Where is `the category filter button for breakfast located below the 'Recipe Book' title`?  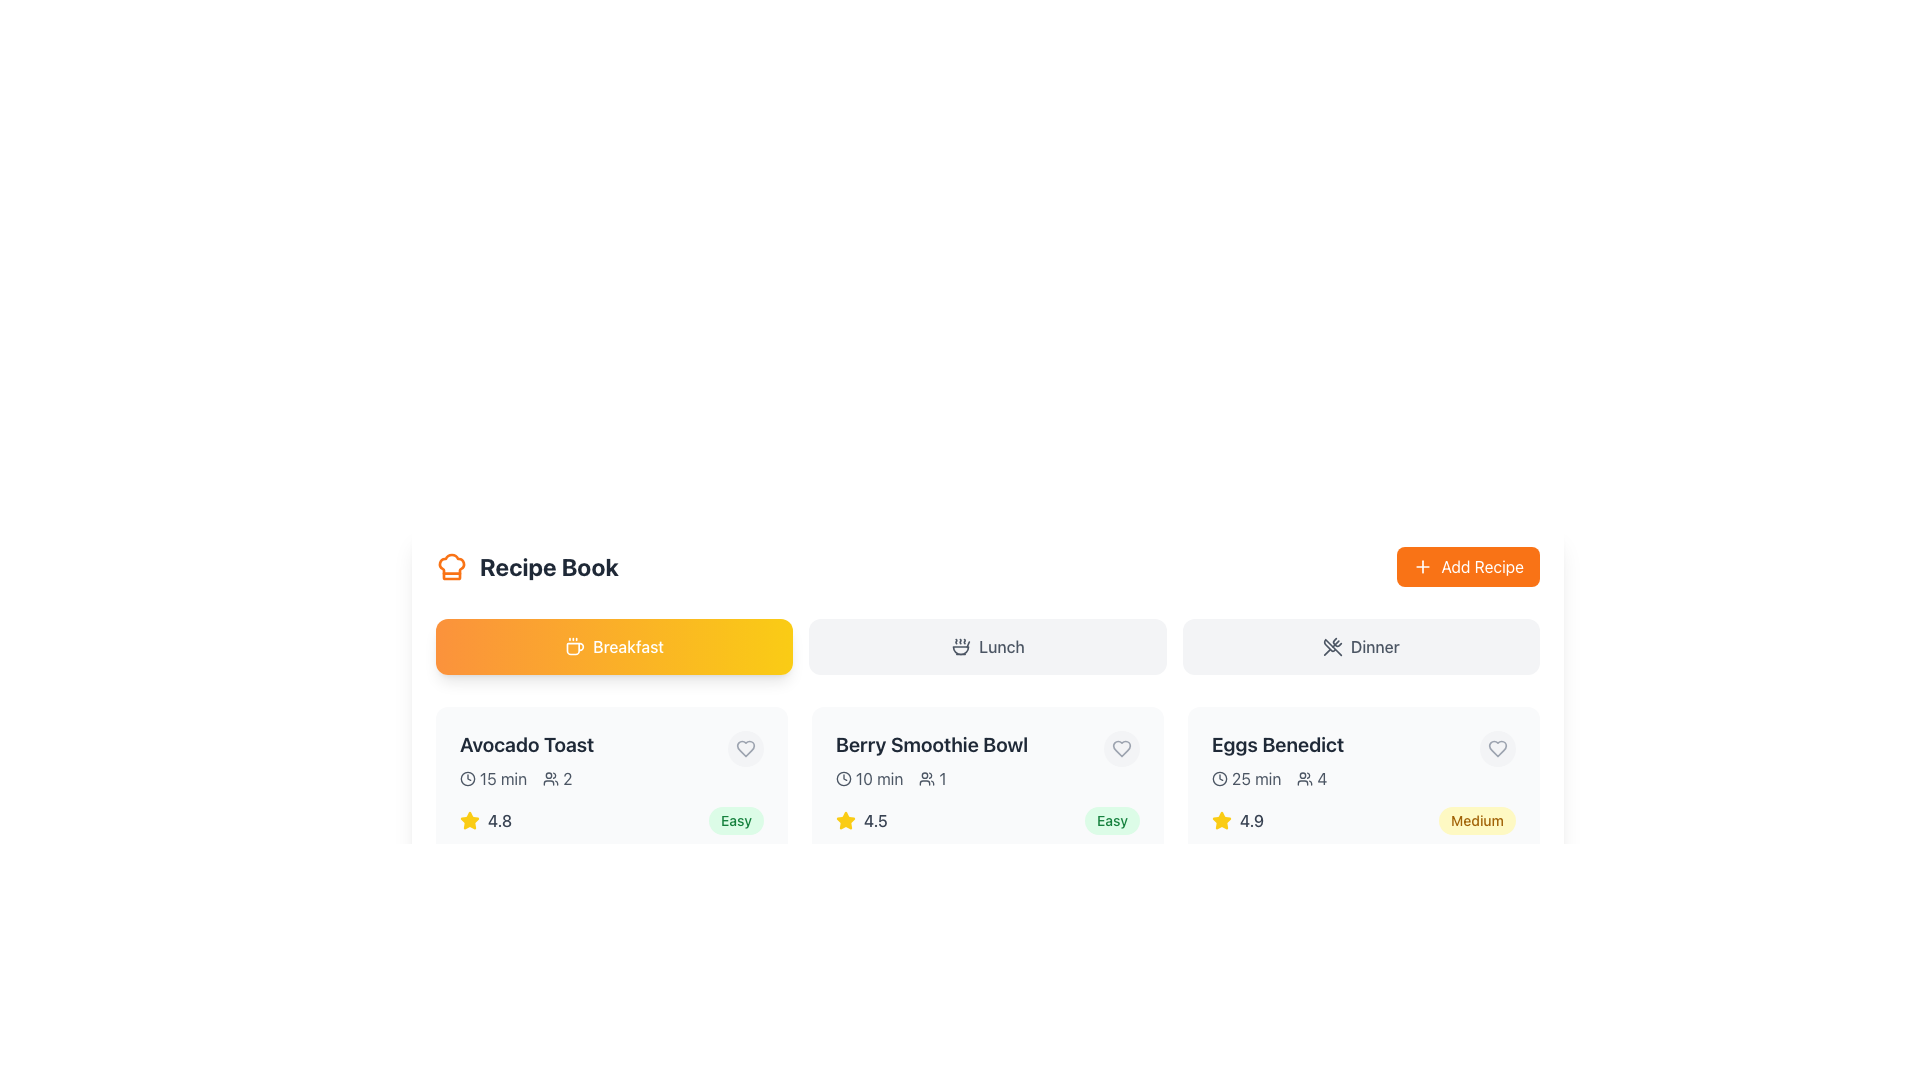
the category filter button for breakfast located below the 'Recipe Book' title is located at coordinates (613, 647).